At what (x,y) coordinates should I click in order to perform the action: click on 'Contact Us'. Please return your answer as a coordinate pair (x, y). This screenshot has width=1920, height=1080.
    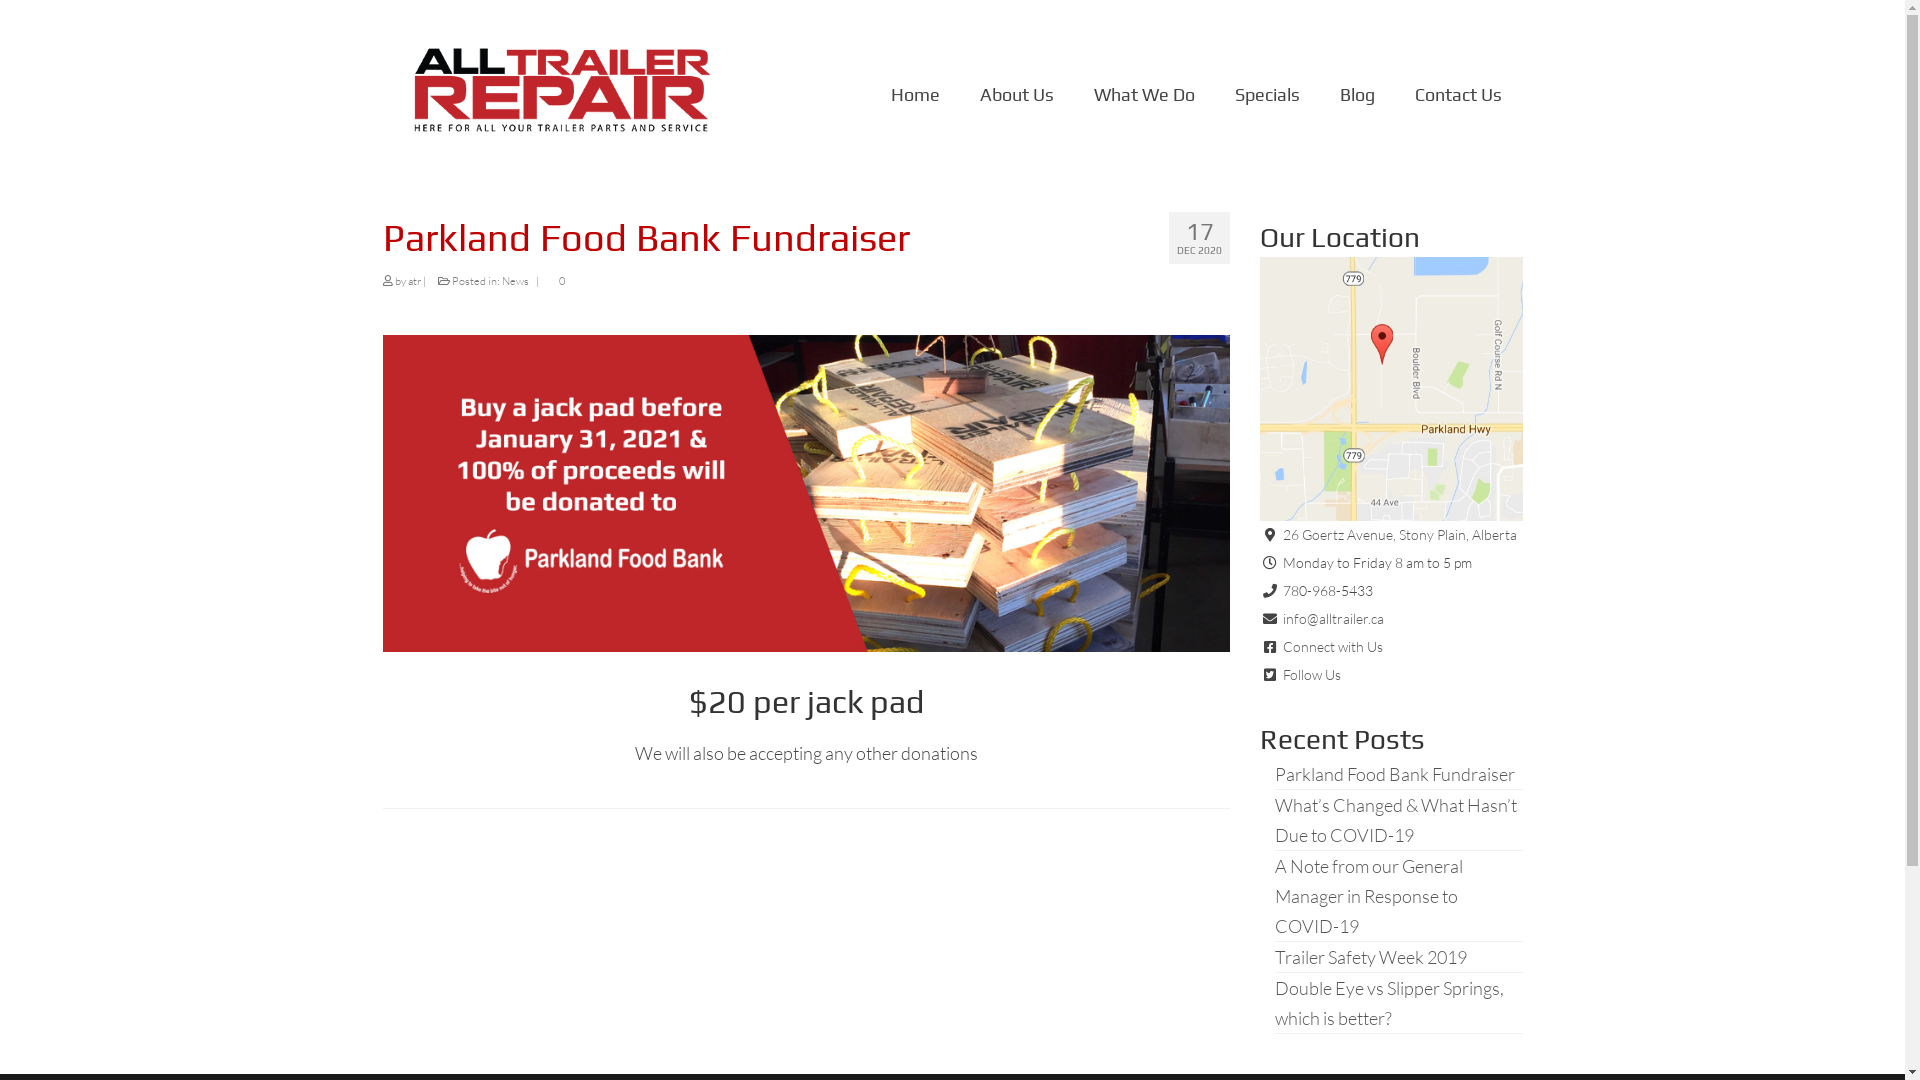
    Looking at the image, I should click on (1458, 95).